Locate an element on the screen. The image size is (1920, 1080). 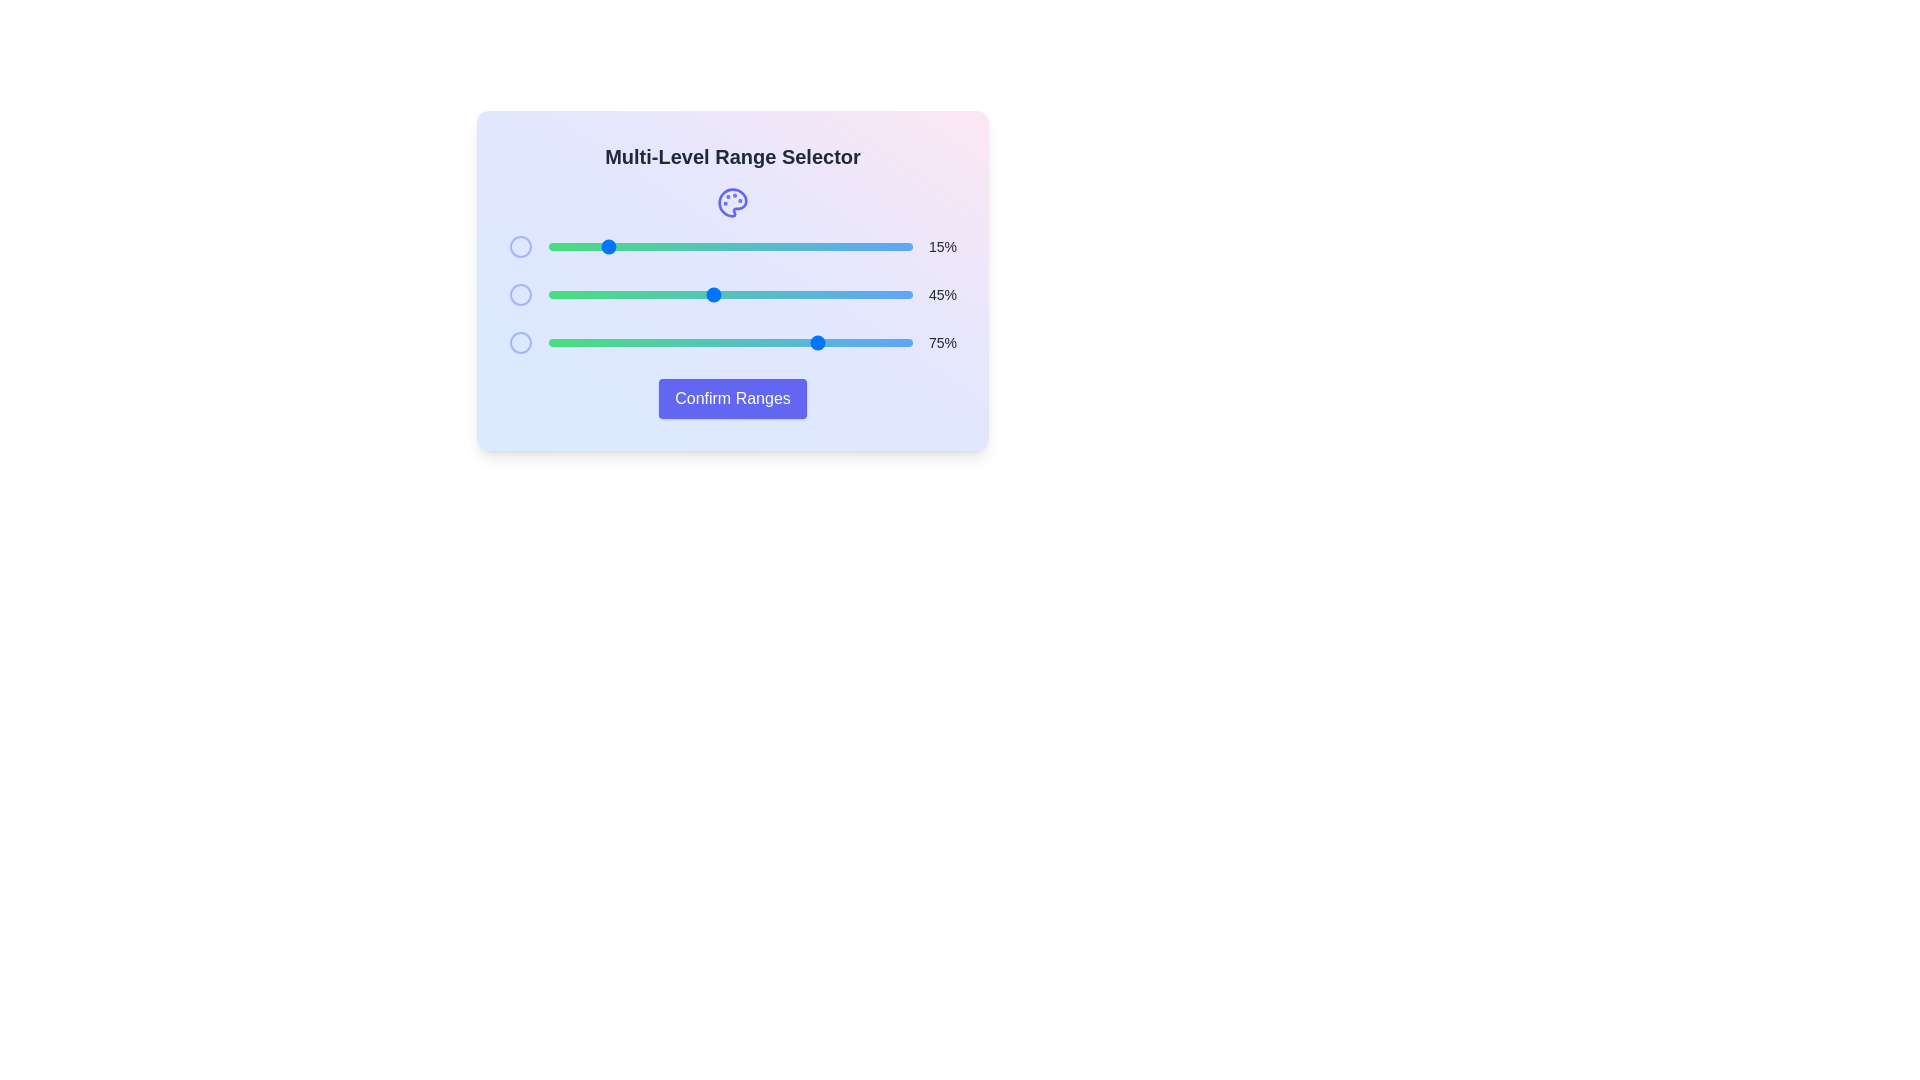
the 'Confirm Ranges' button to submit the selected ranges is located at coordinates (732, 398).